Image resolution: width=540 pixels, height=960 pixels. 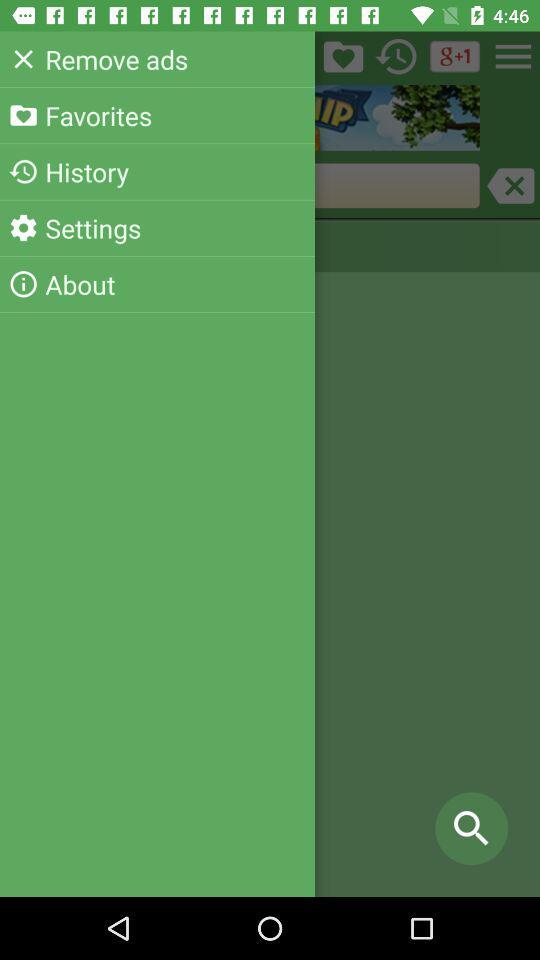 I want to click on the close icon, so click(x=510, y=185).